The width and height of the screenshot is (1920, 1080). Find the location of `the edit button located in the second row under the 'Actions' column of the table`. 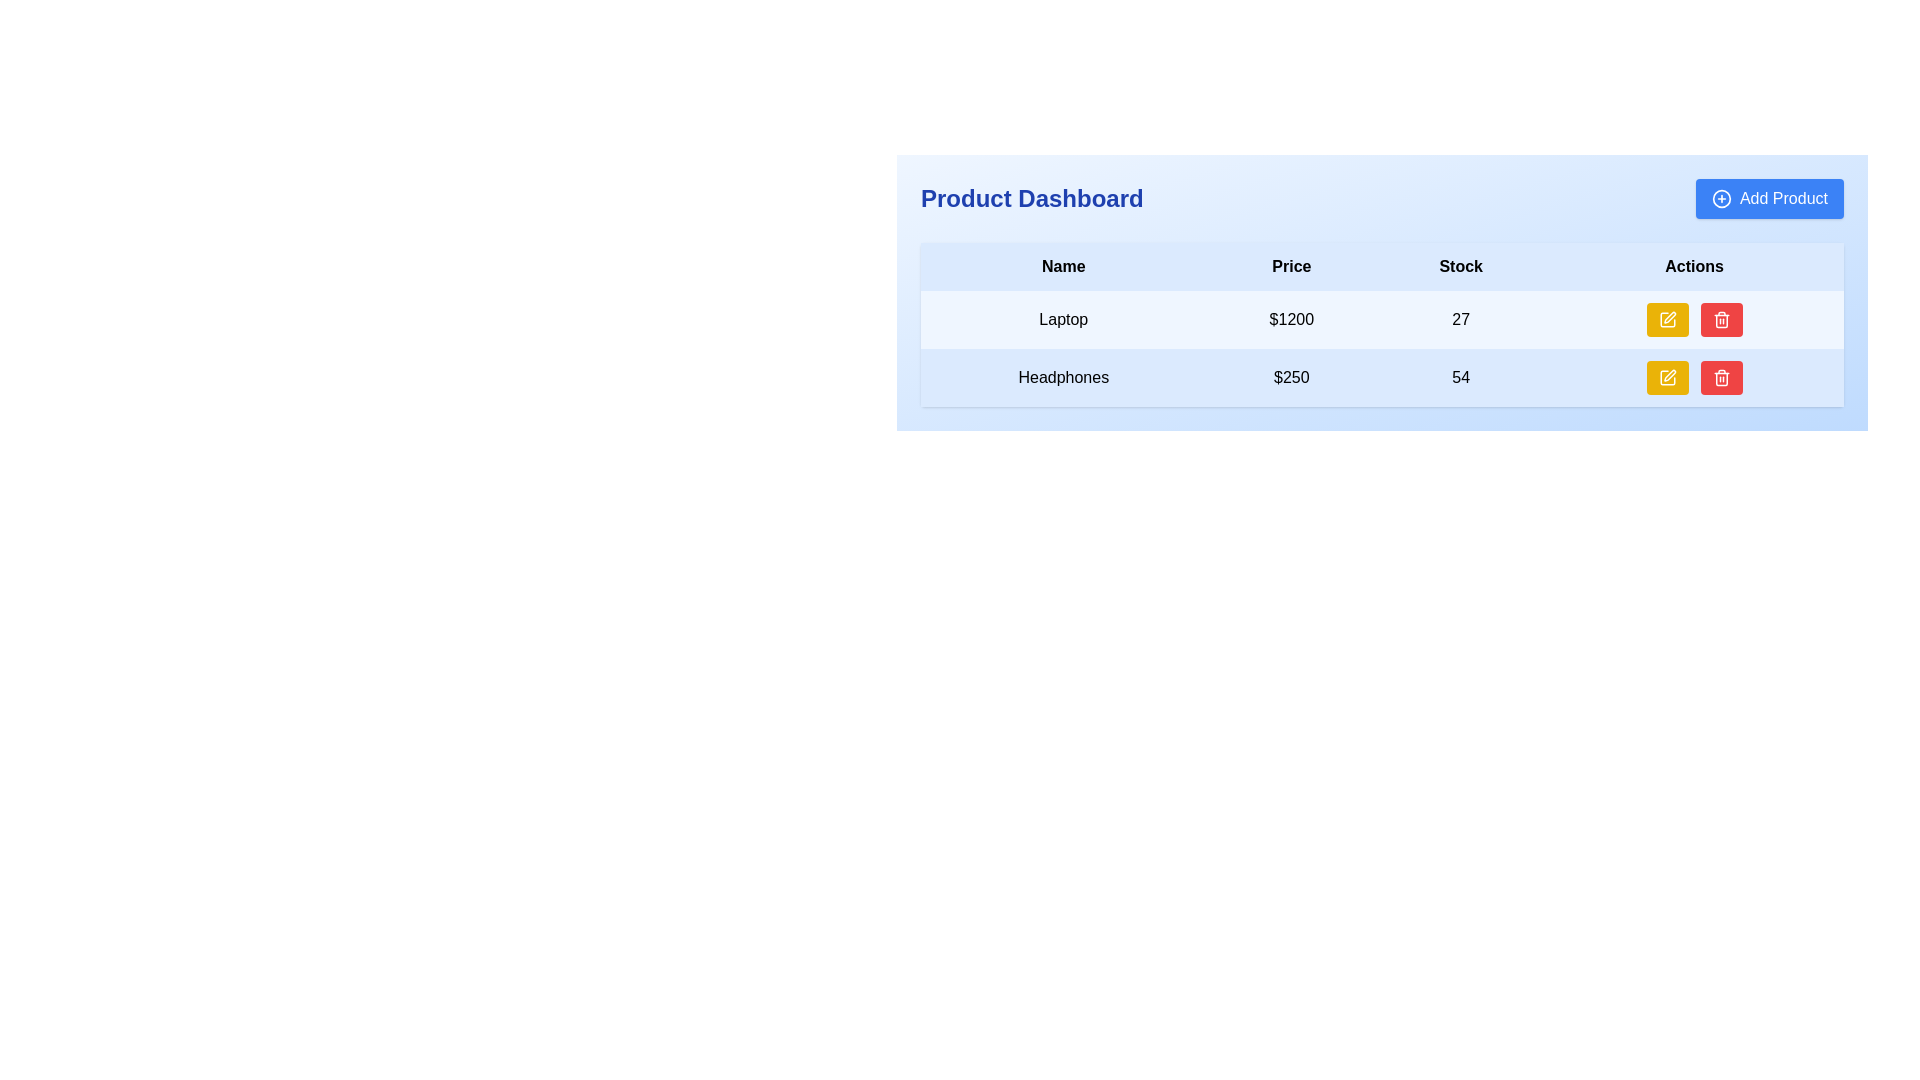

the edit button located in the second row under the 'Actions' column of the table is located at coordinates (1667, 378).